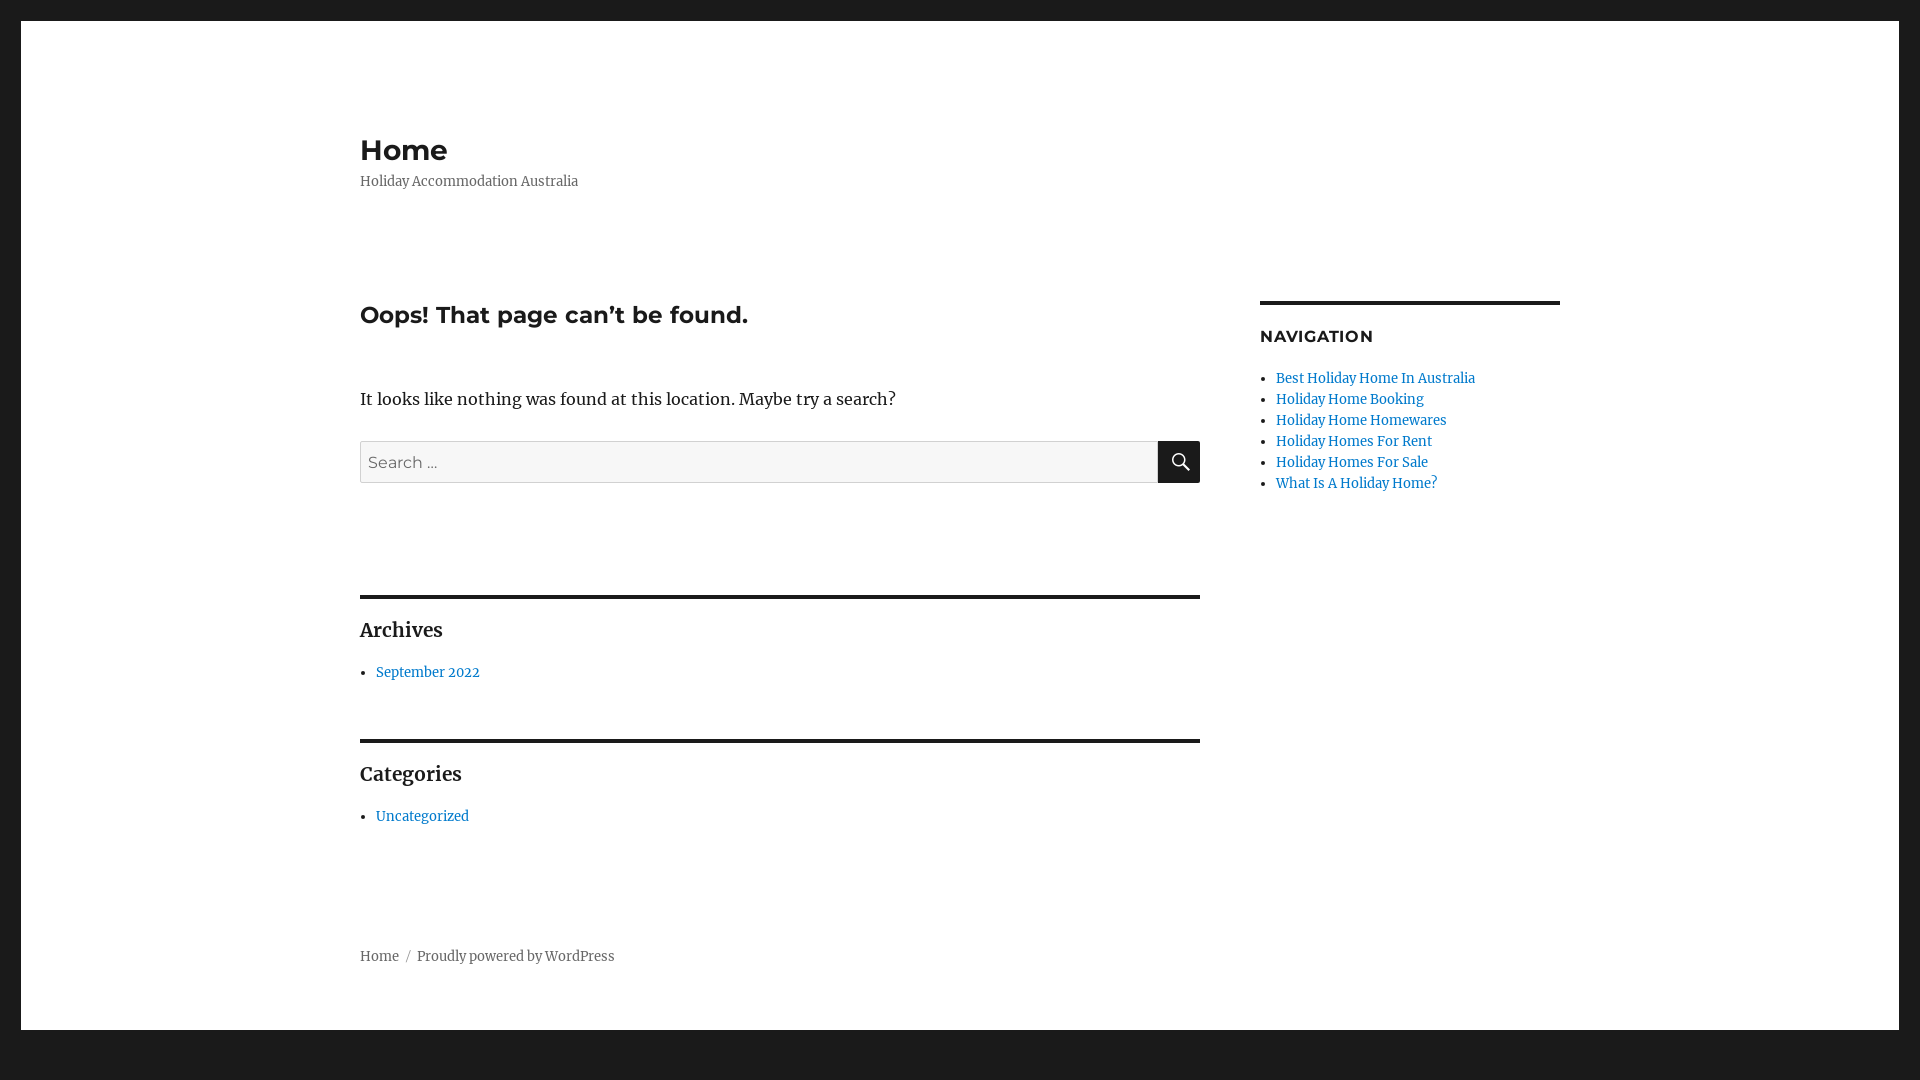 This screenshot has height=1080, width=1920. What do you see at coordinates (1356, 483) in the screenshot?
I see `'What Is A Holiday Home?'` at bounding box center [1356, 483].